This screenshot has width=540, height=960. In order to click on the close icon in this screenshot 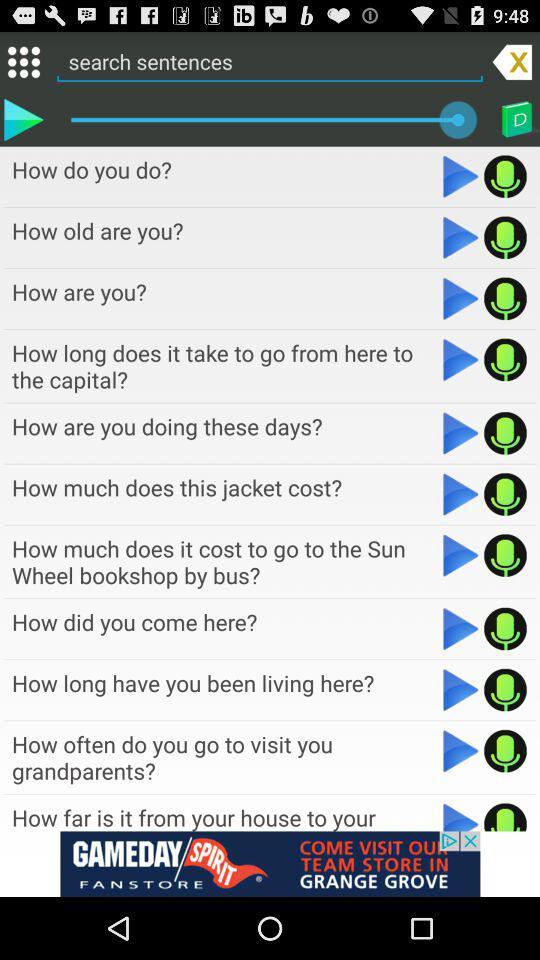, I will do `click(512, 65)`.